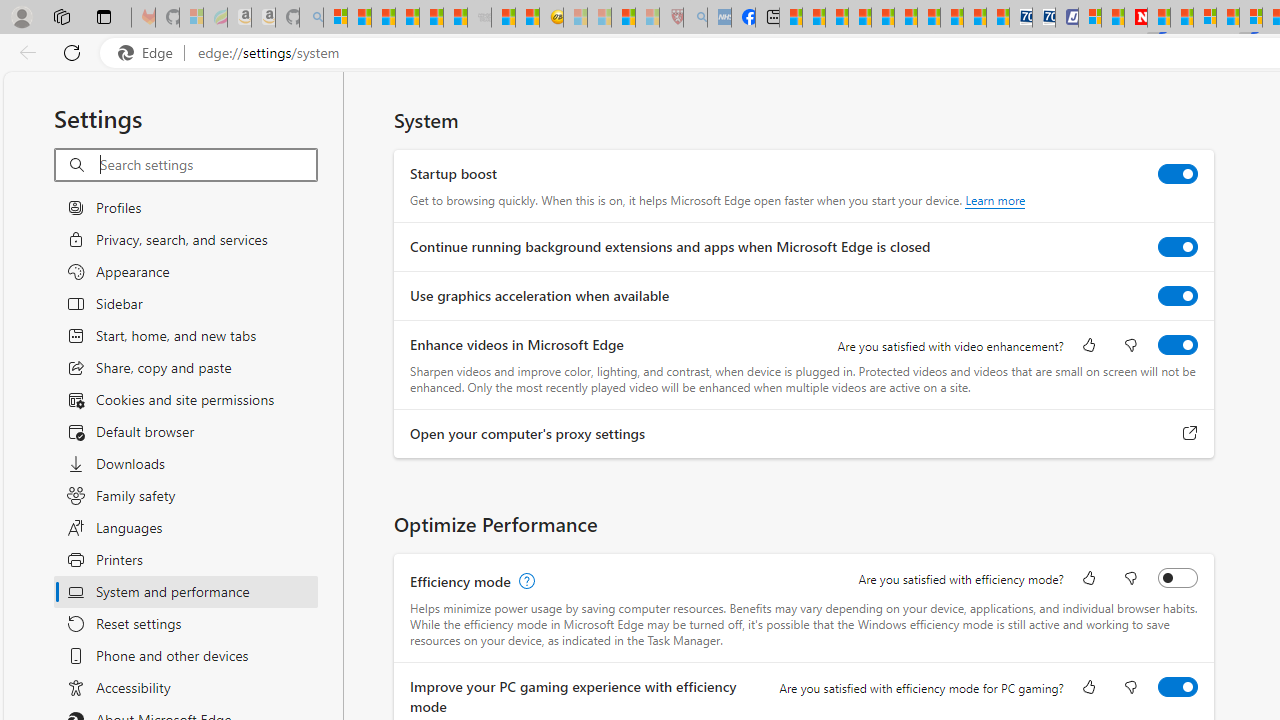  I want to click on 'Open your computer', so click(1190, 433).